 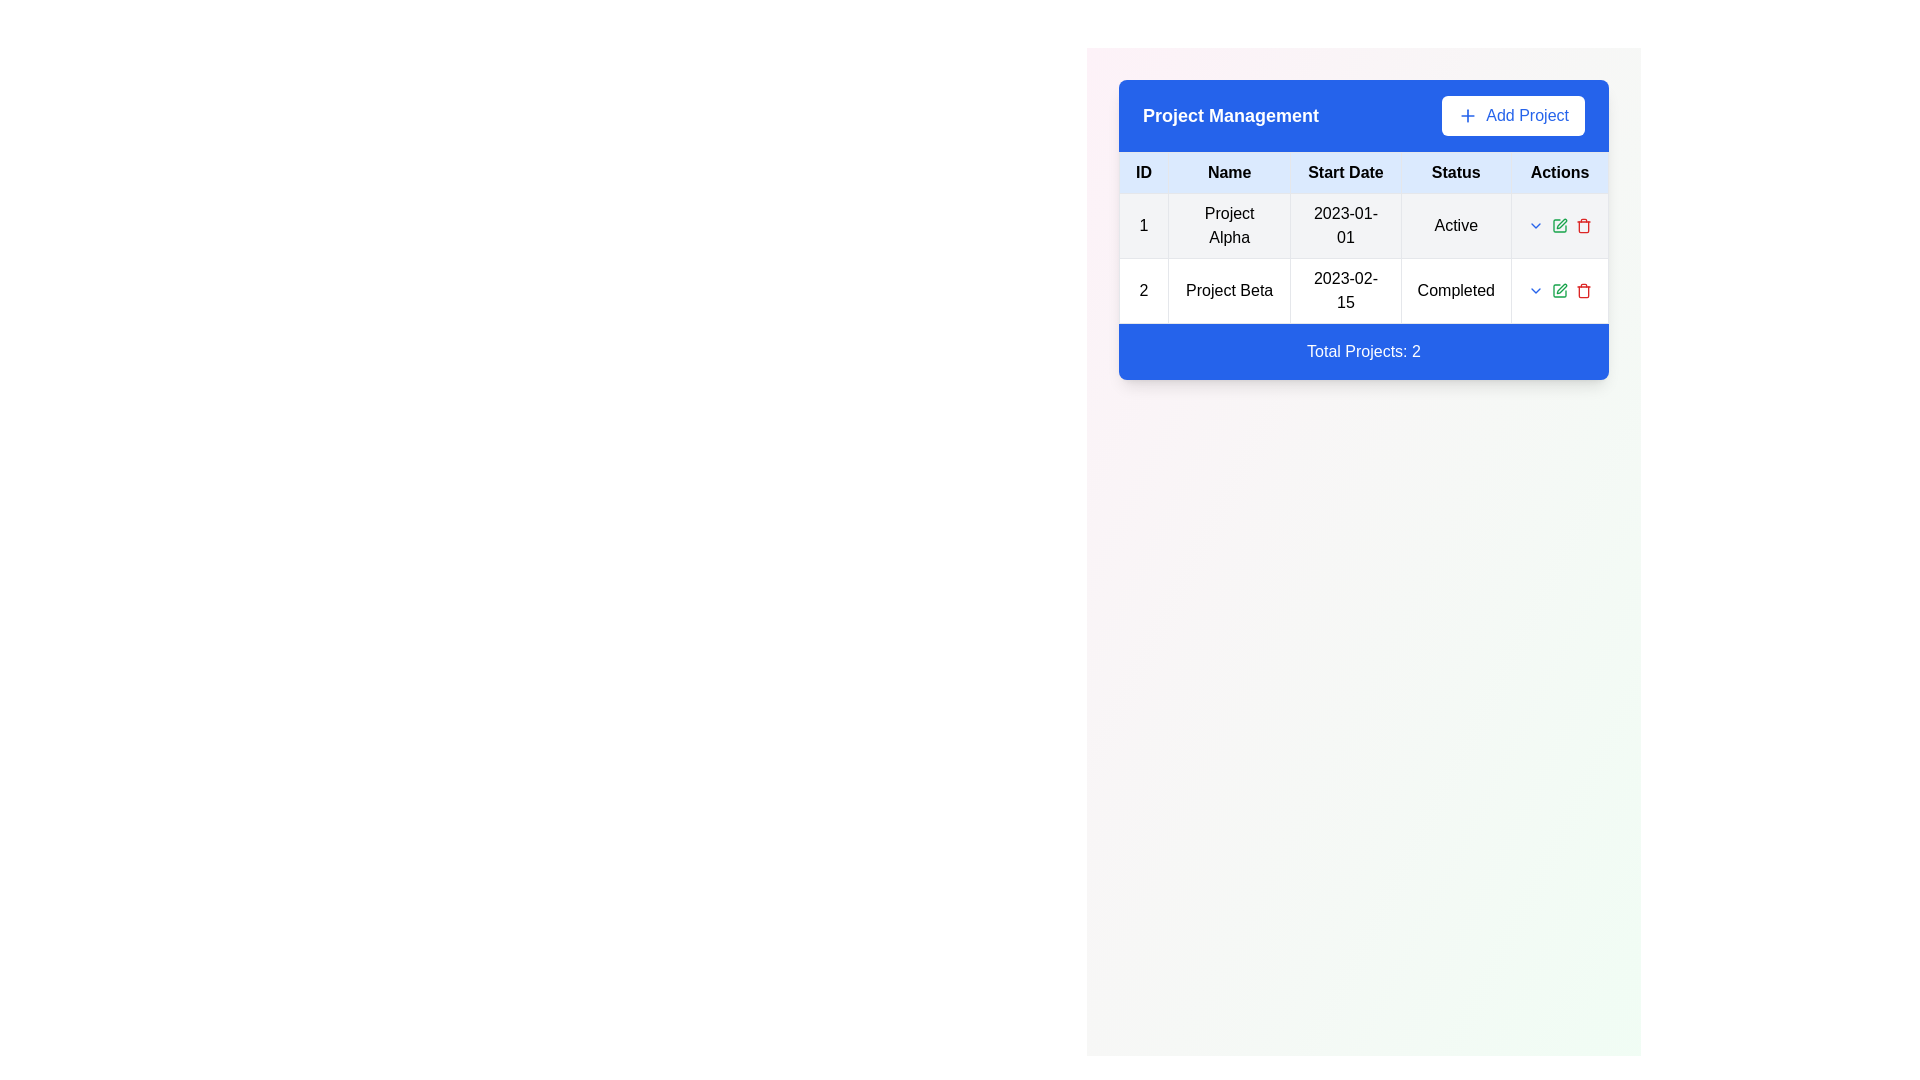 I want to click on project details from the first row of the table, which displays the project's ID, name, start date, current status, and associated actions, so click(x=1362, y=225).